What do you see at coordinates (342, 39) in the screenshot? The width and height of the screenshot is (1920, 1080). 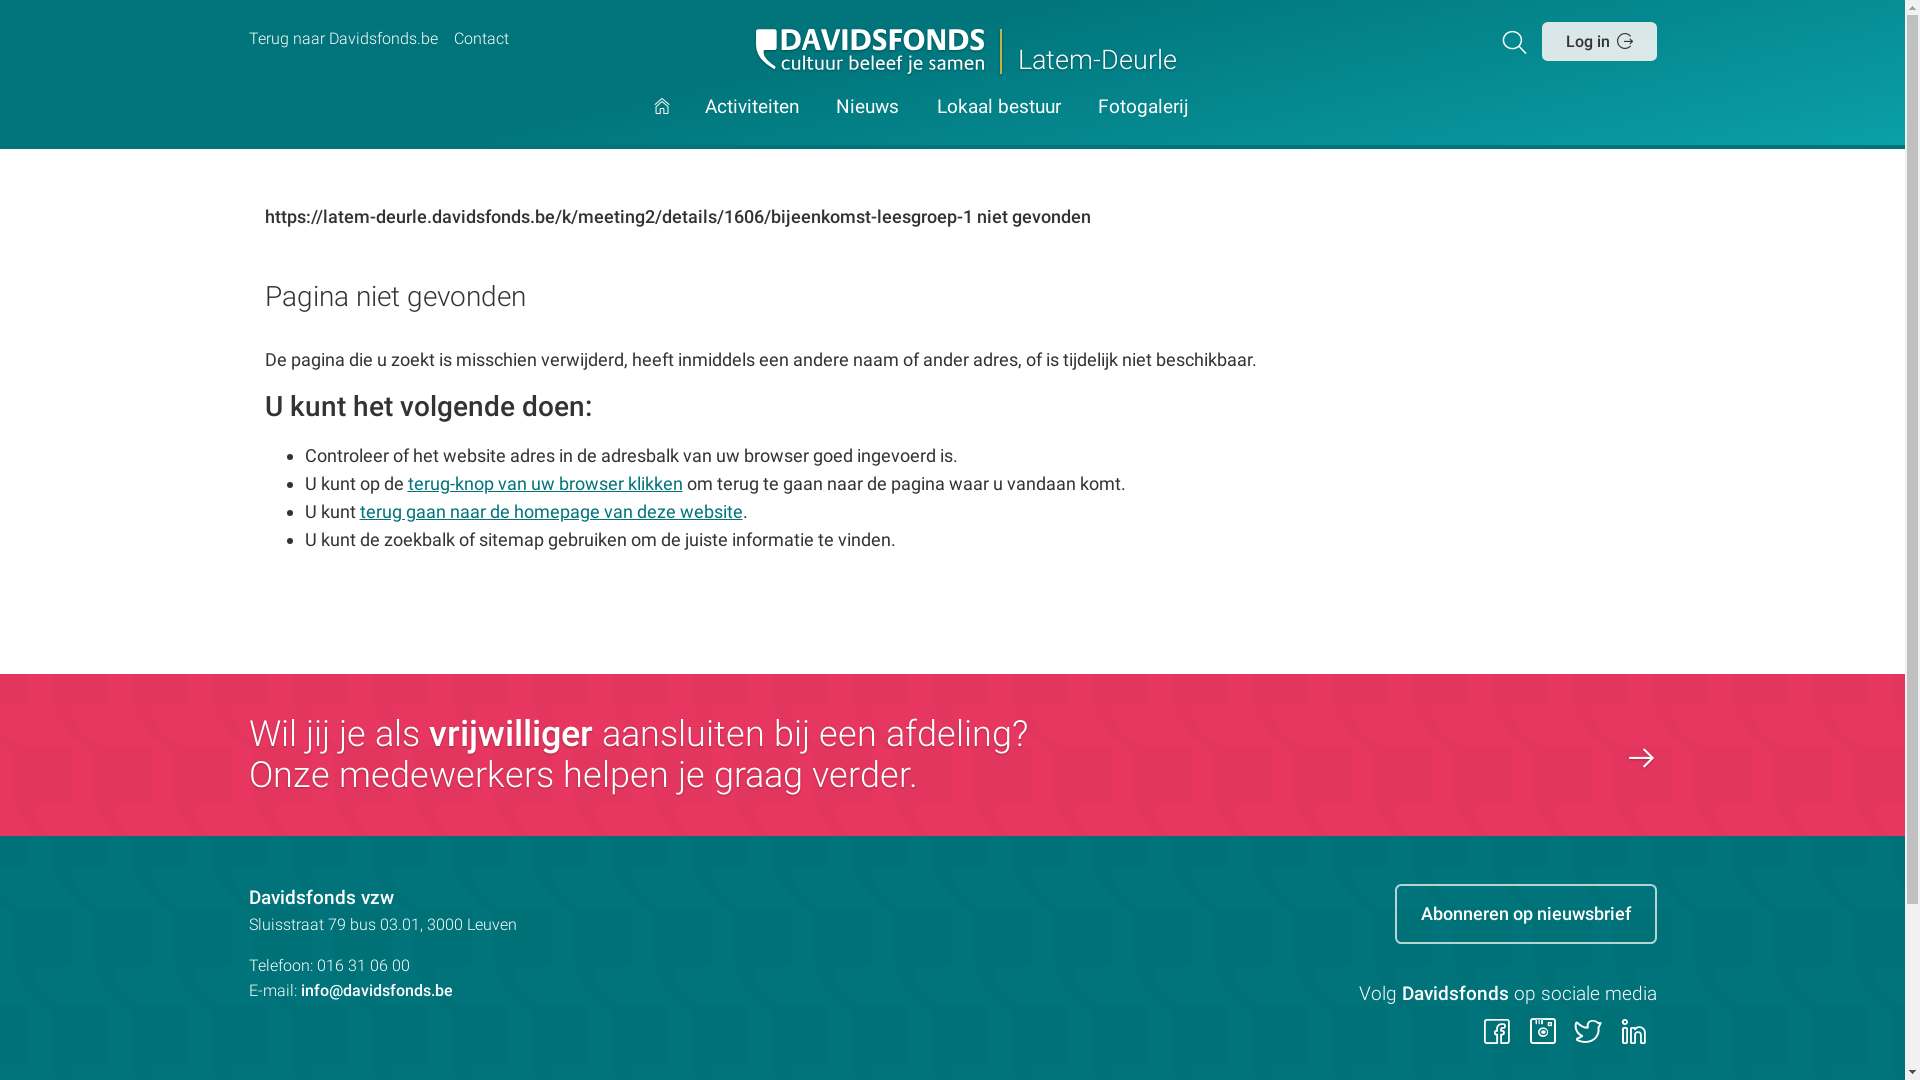 I see `'Terug naar Davidsfonds.be'` at bounding box center [342, 39].